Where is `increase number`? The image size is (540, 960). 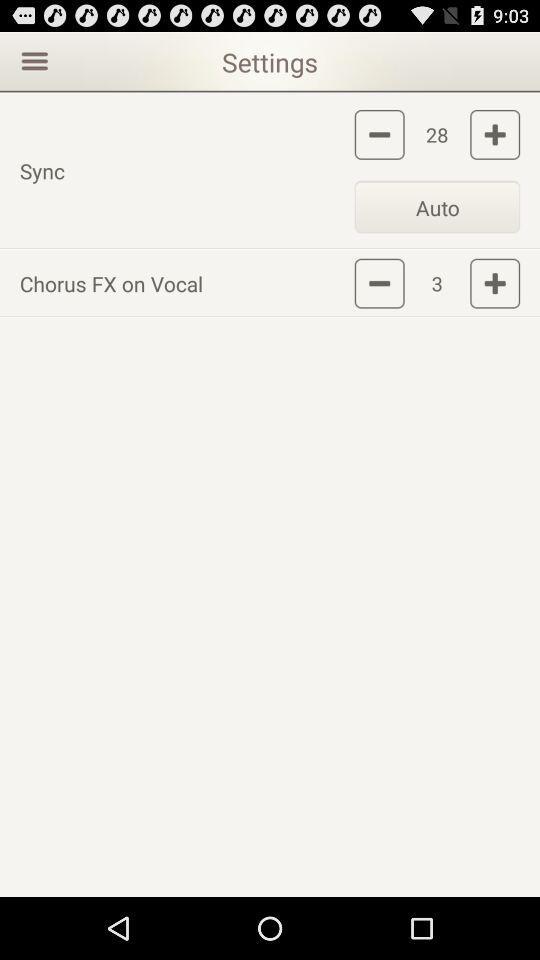
increase number is located at coordinates (494, 282).